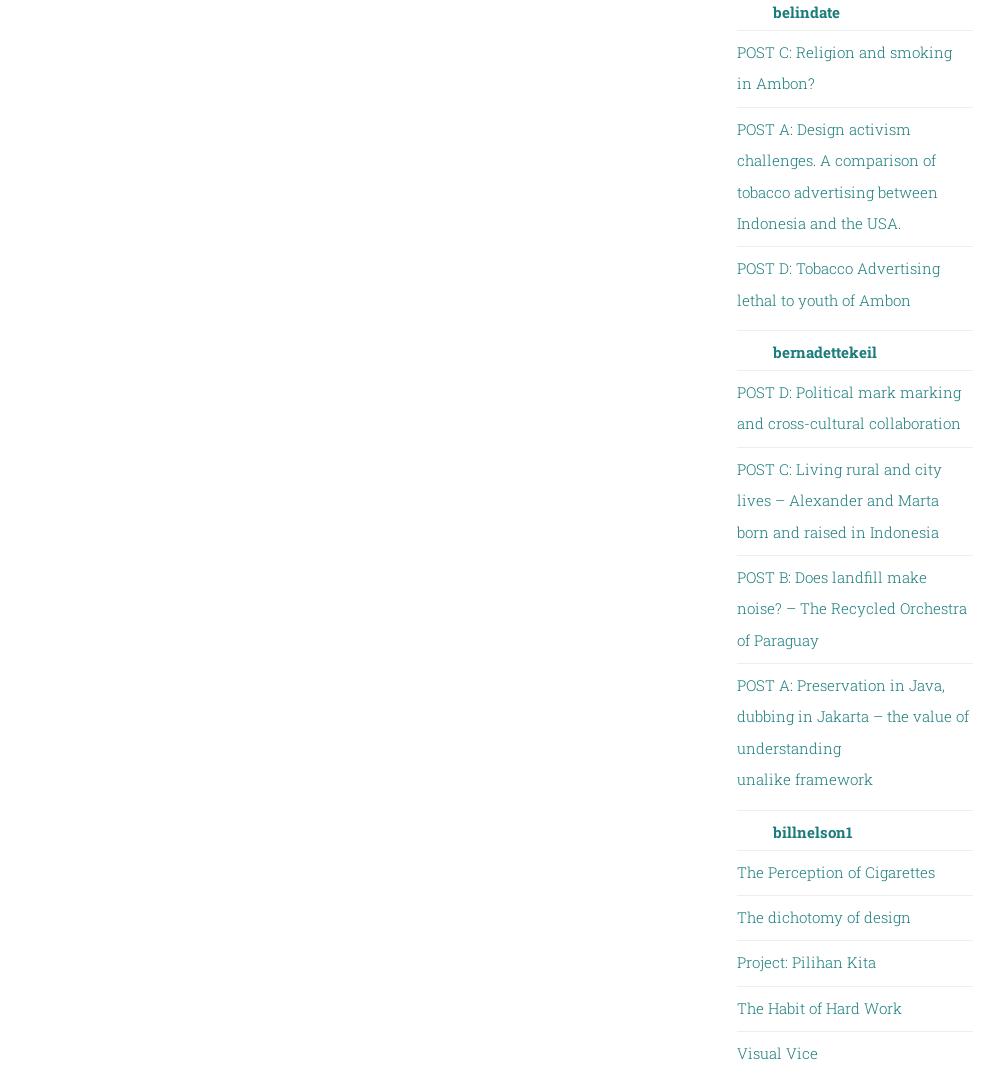  What do you see at coordinates (850, 607) in the screenshot?
I see `'POST B: Does landfill make noise? – The Recycled Orchestra of Paraguay'` at bounding box center [850, 607].